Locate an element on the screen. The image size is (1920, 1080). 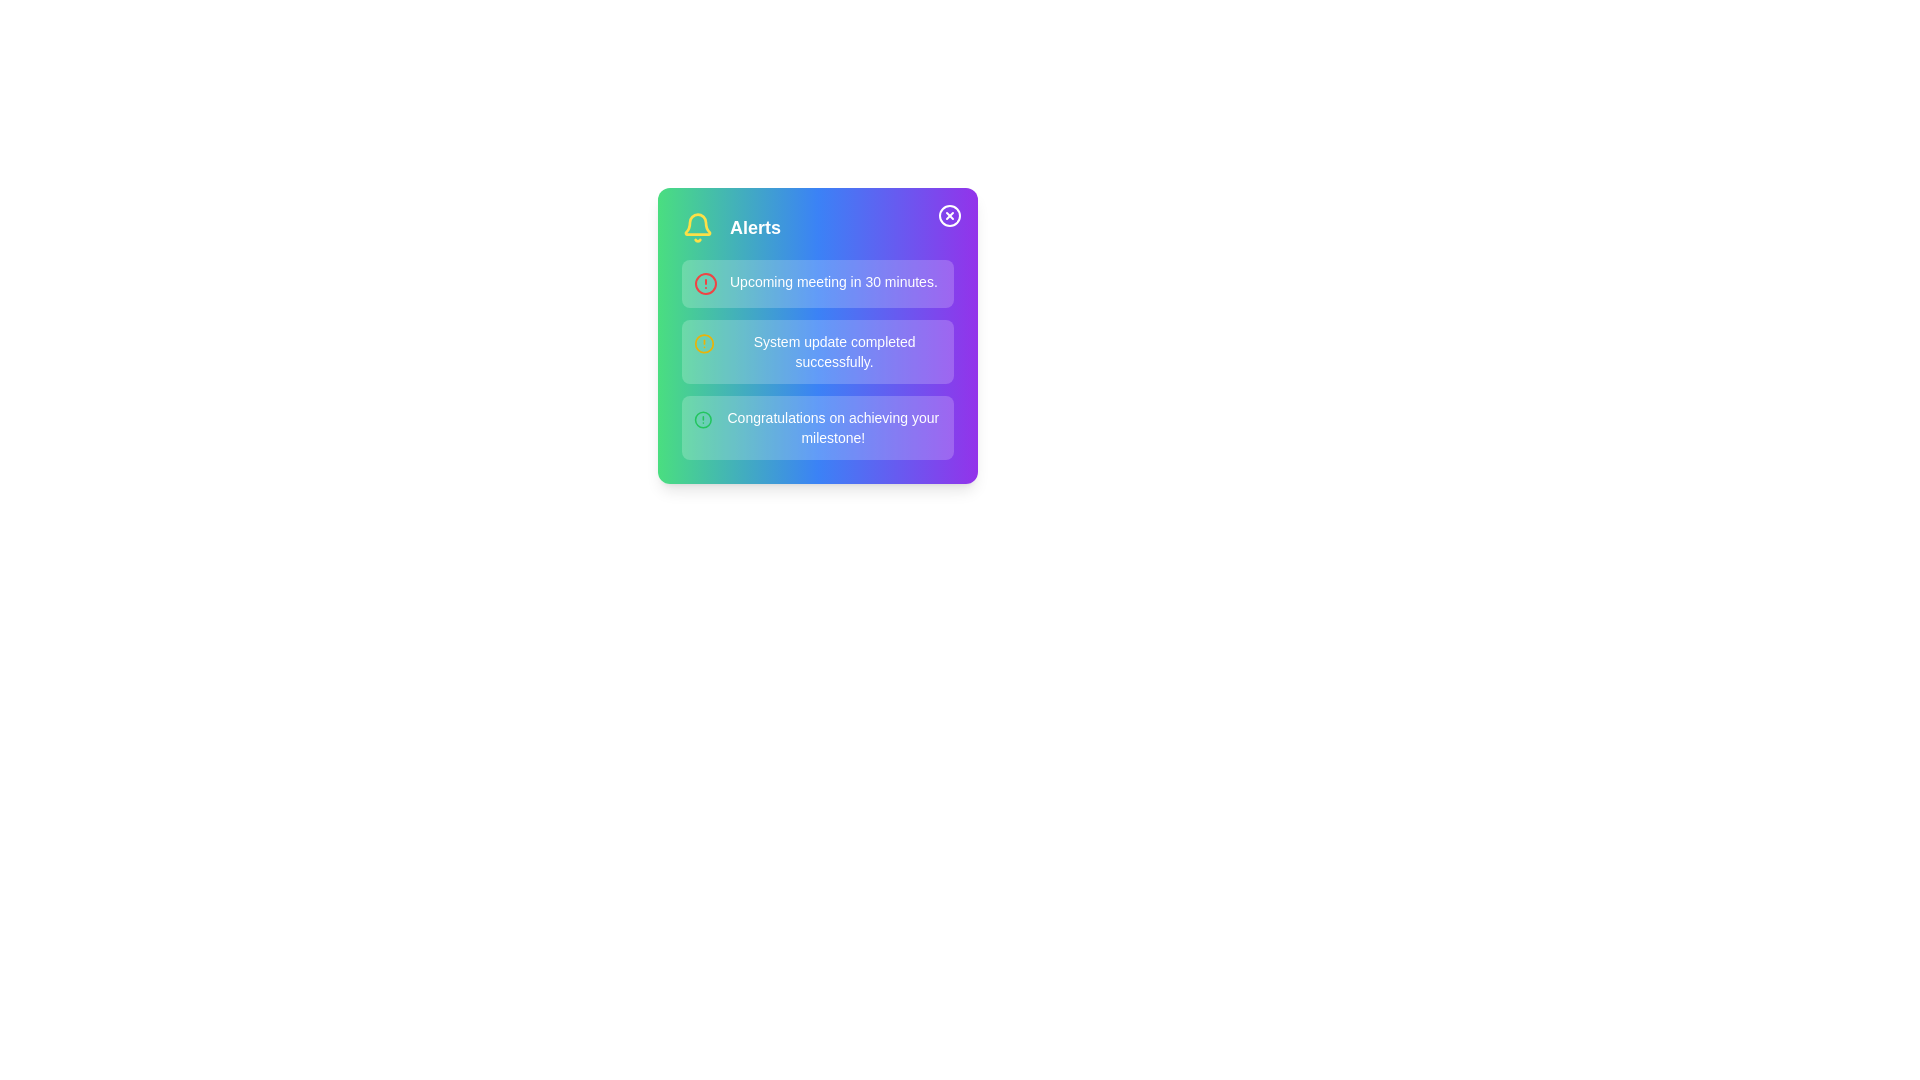
the alert notification item that informs the user of an upcoming meeting in 30 minutes by moving the cursor to its center point is located at coordinates (817, 284).